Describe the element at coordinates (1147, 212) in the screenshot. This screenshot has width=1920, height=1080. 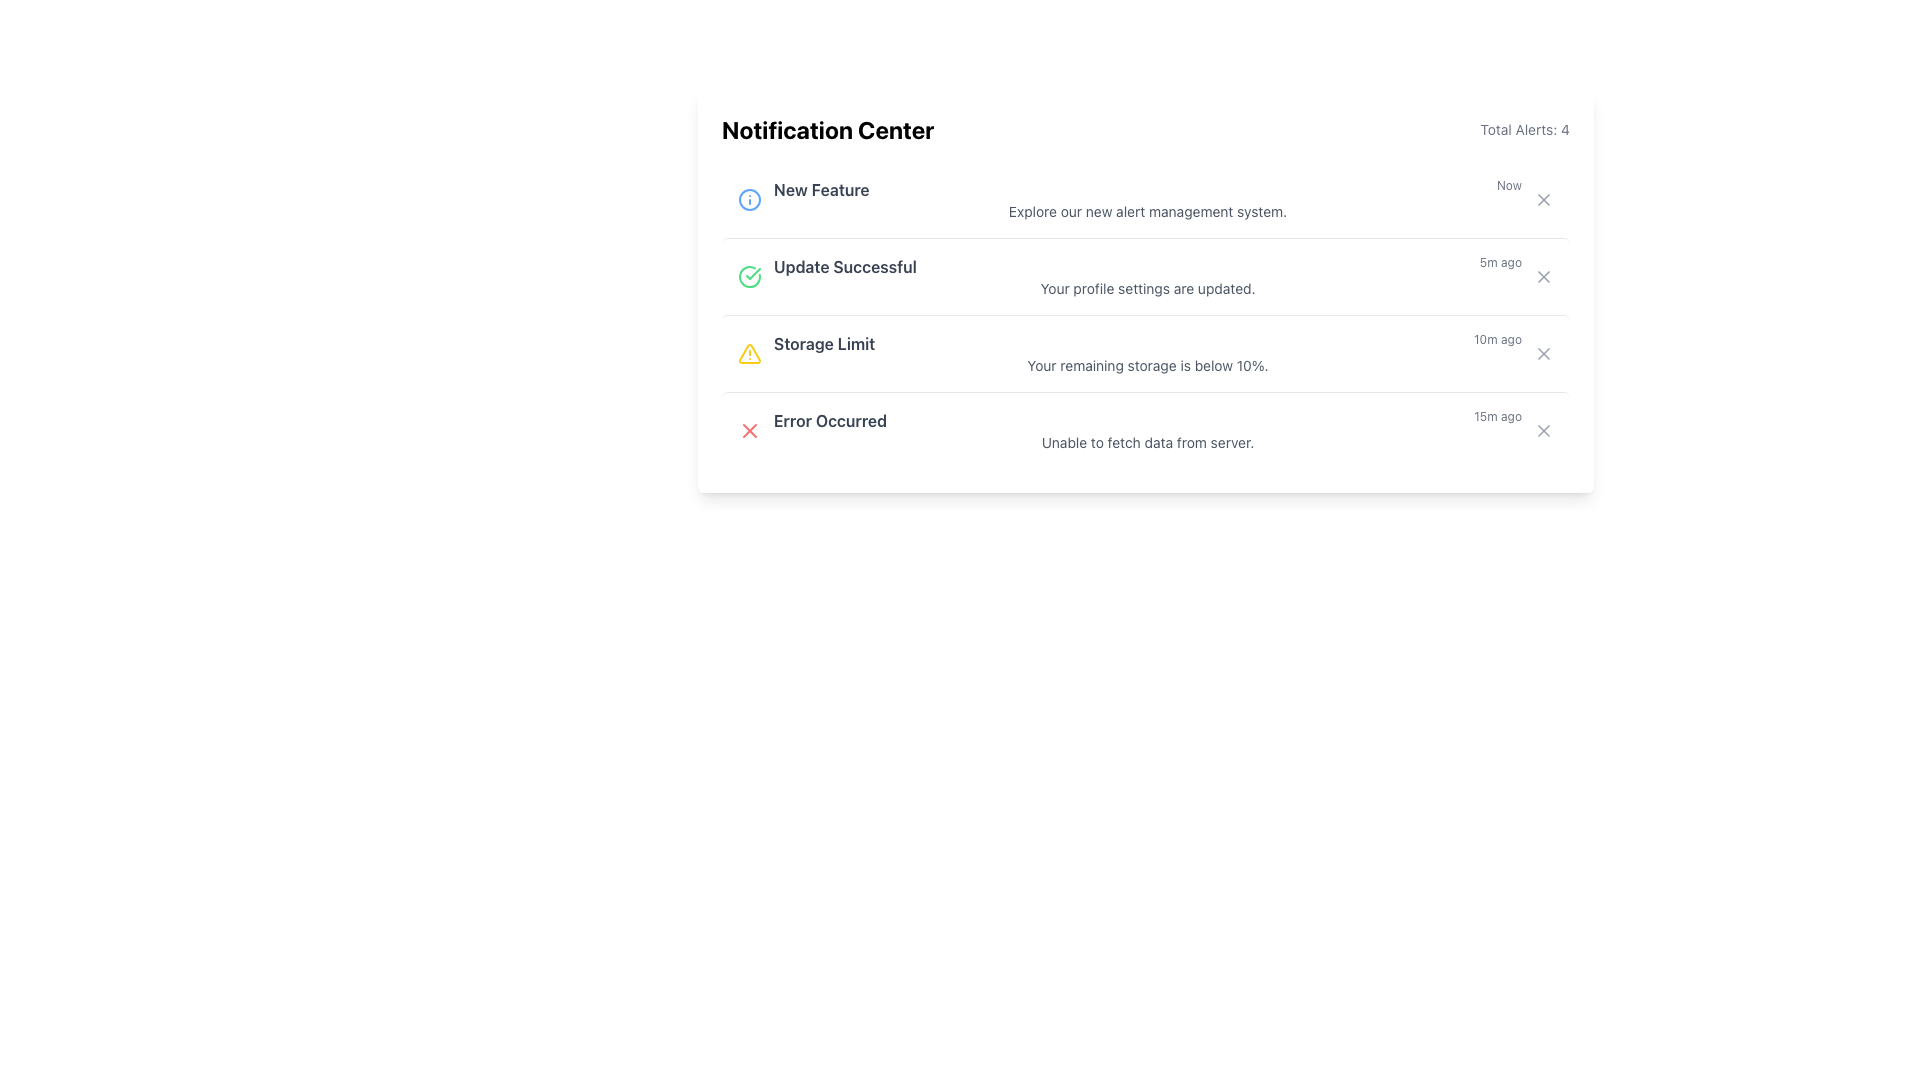
I see `the descriptive static text providing additional information about the 'New Feature' notification` at that location.